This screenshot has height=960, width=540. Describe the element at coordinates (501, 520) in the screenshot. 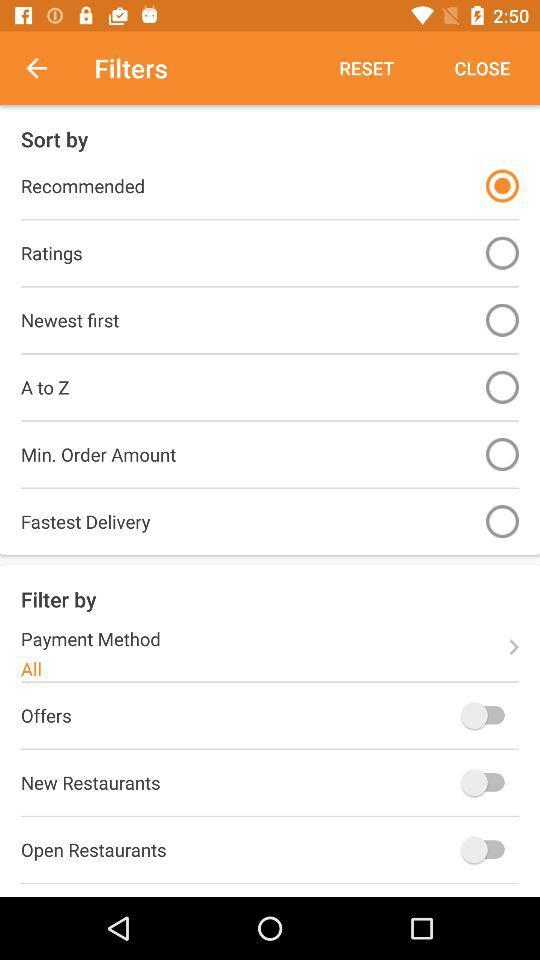

I see `the item above filter by` at that location.